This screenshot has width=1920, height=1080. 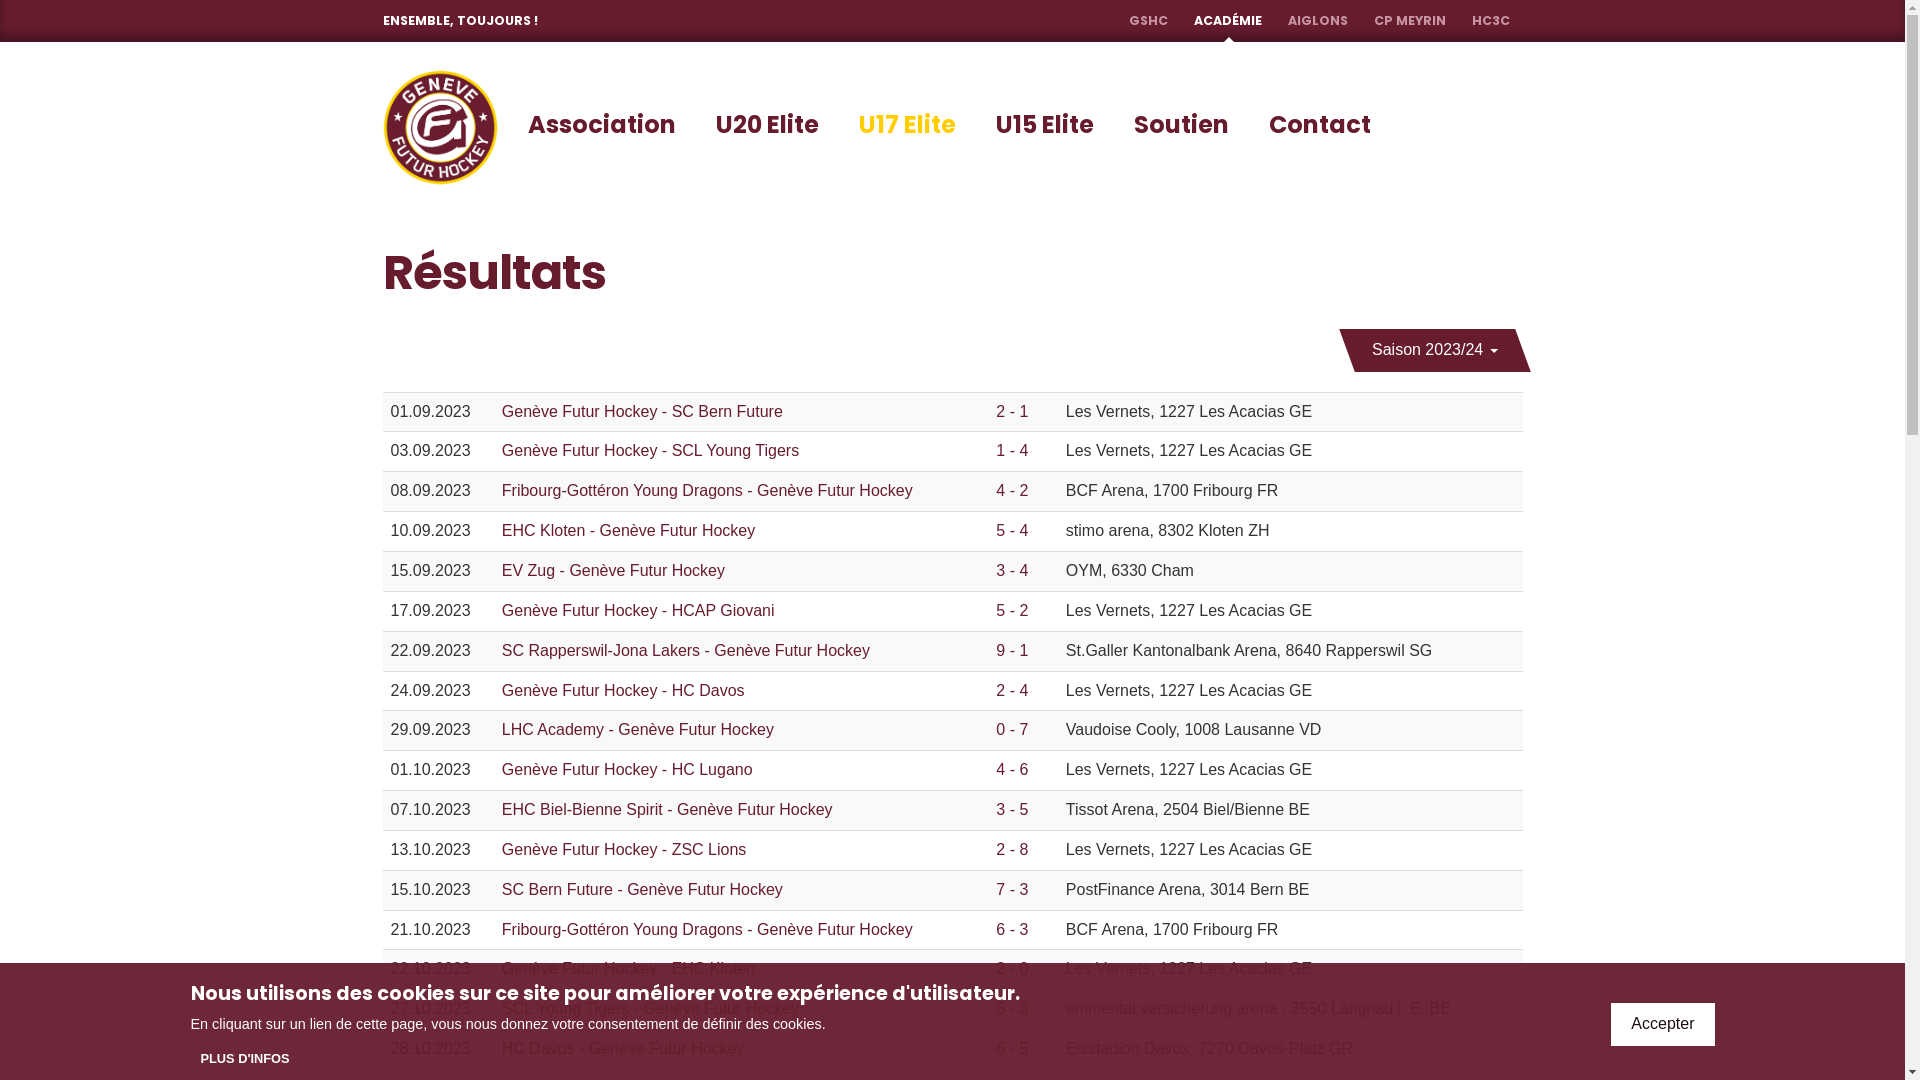 I want to click on 'Saison 2023/24', so click(x=1425, y=349).